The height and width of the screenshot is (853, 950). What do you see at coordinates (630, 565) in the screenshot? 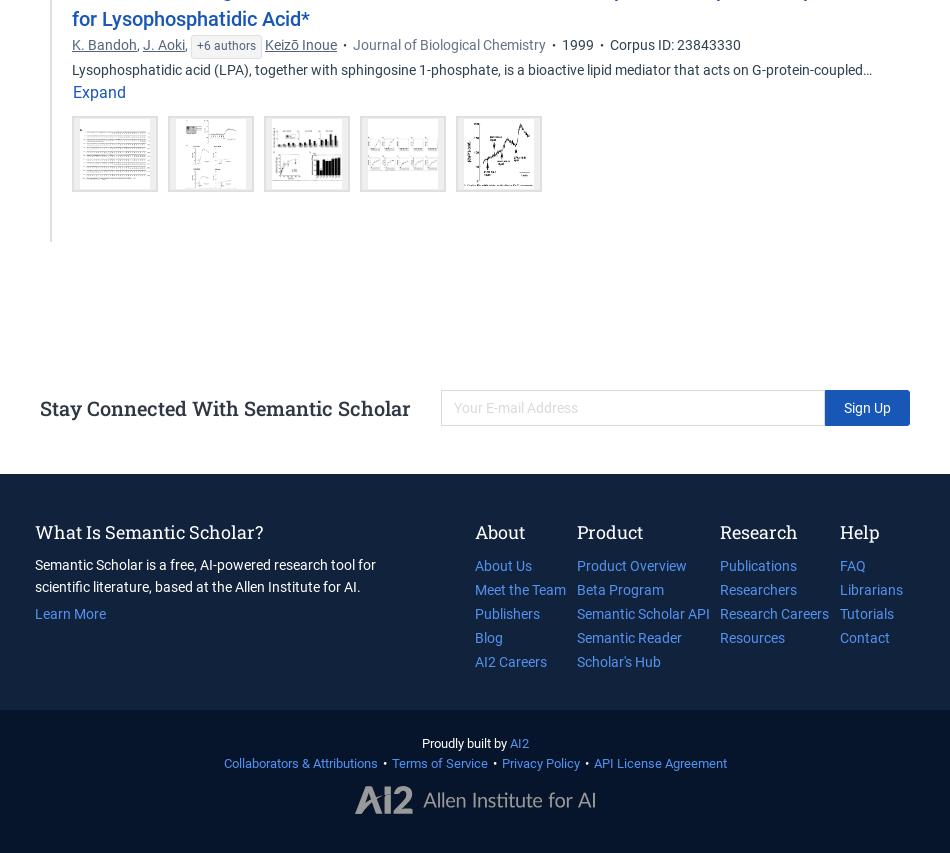
I see `'Product Overview'` at bounding box center [630, 565].